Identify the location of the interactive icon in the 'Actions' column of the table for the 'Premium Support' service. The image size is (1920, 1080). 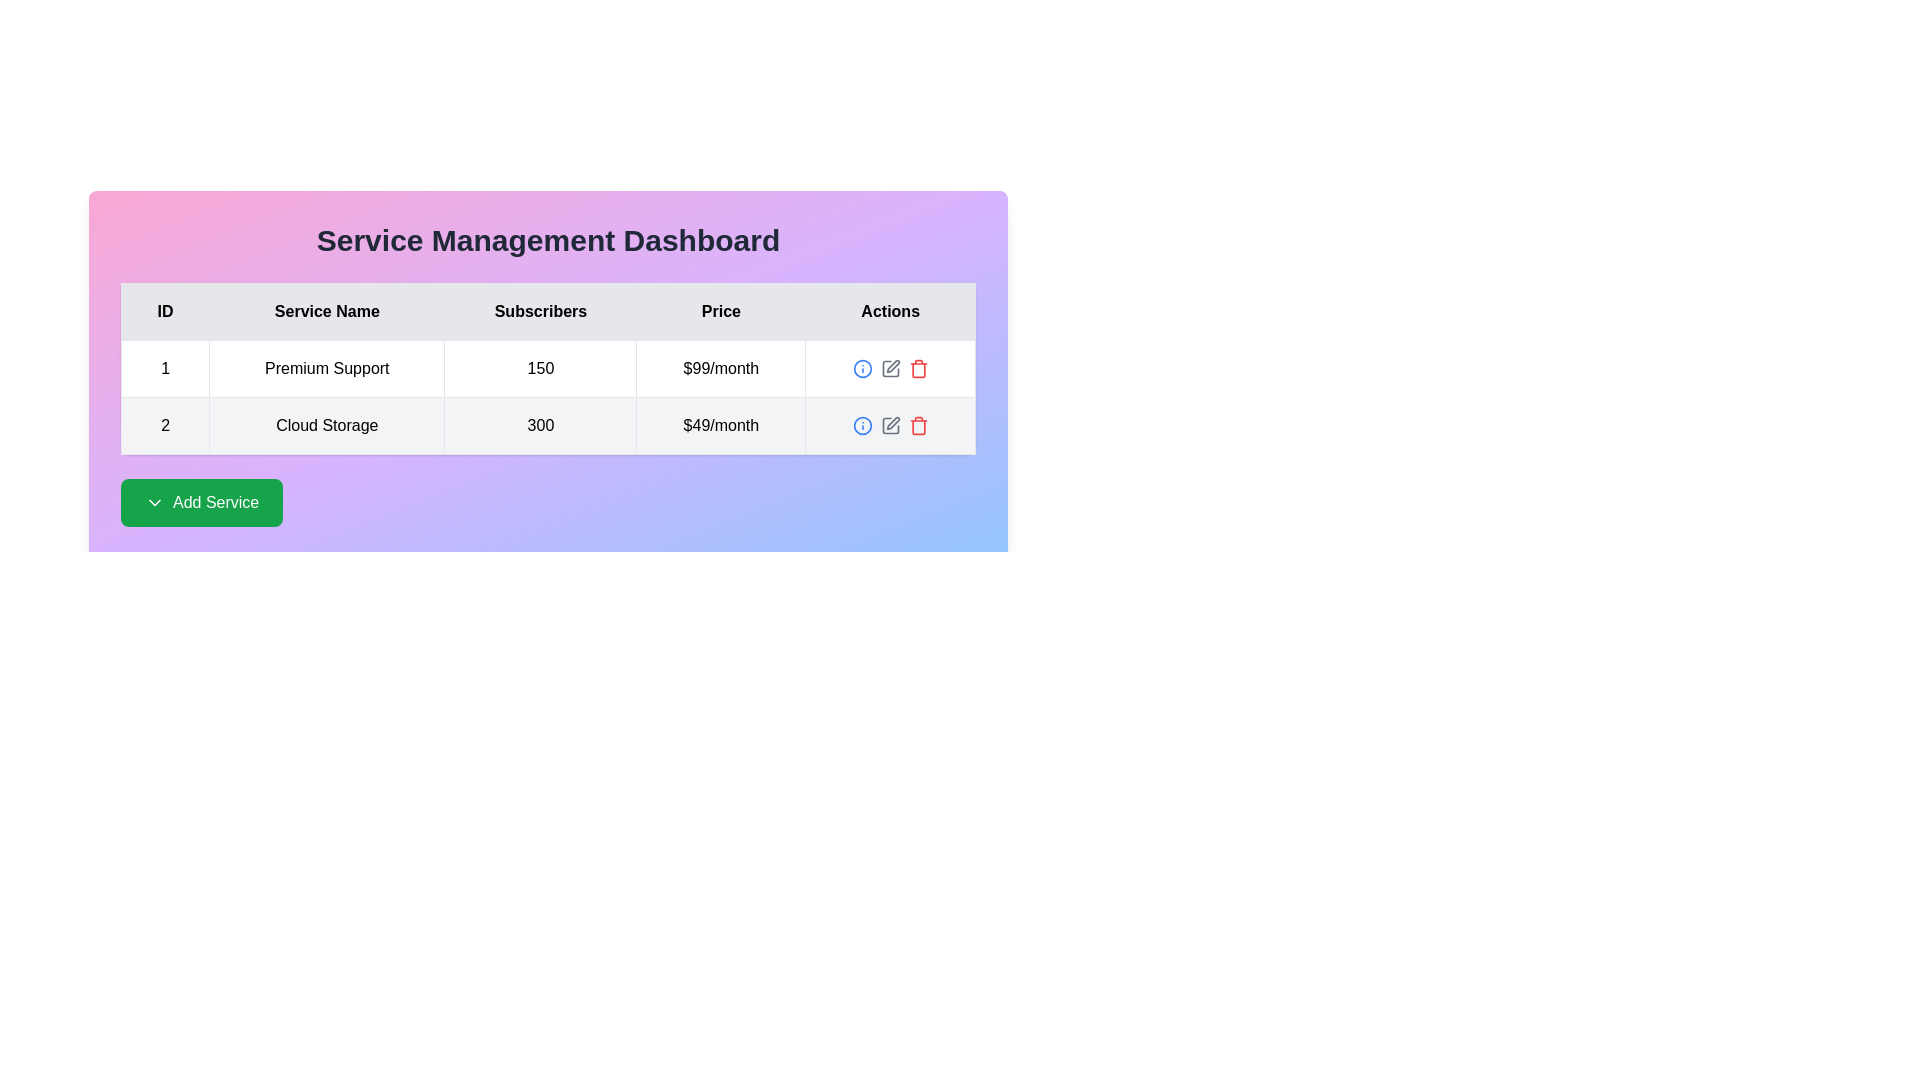
(862, 424).